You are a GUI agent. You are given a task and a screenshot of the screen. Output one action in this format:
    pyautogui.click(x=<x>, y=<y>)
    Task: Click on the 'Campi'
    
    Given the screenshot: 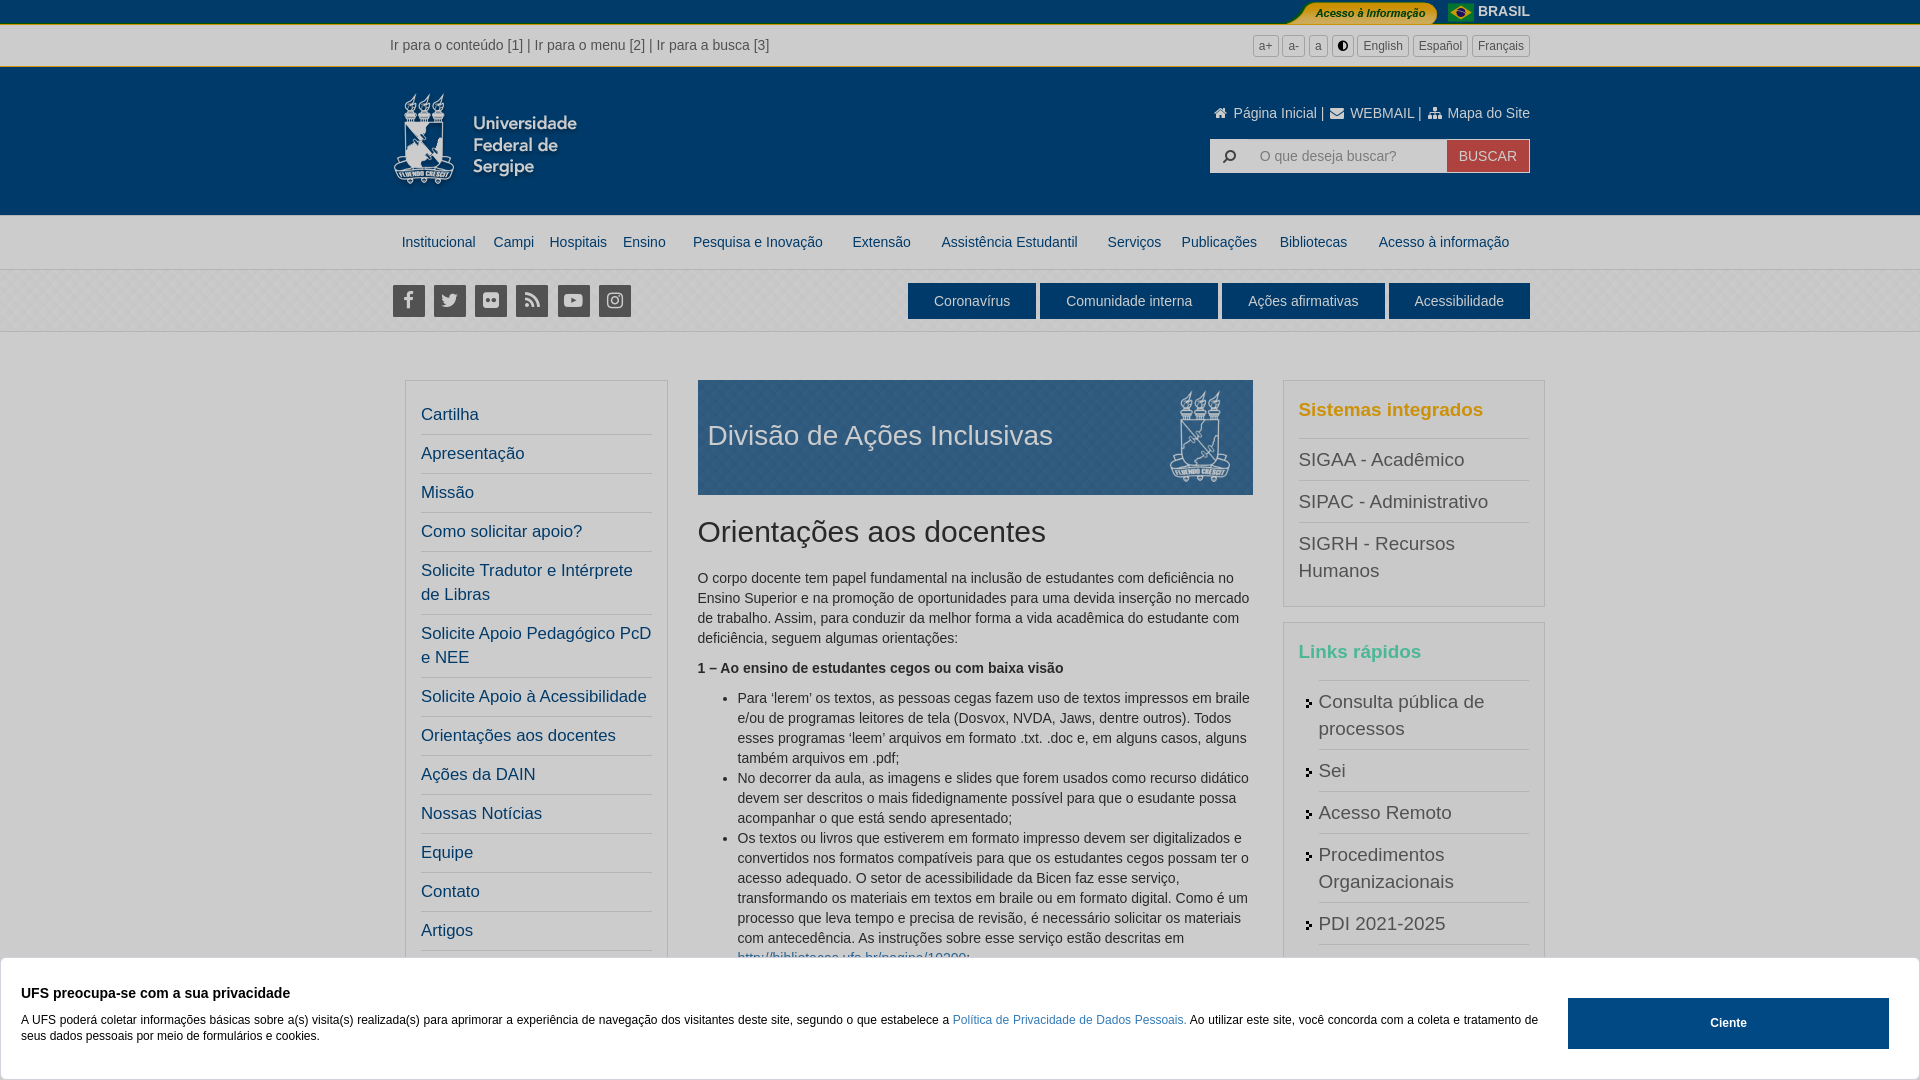 What is the action you would take?
    pyautogui.click(x=513, y=241)
    